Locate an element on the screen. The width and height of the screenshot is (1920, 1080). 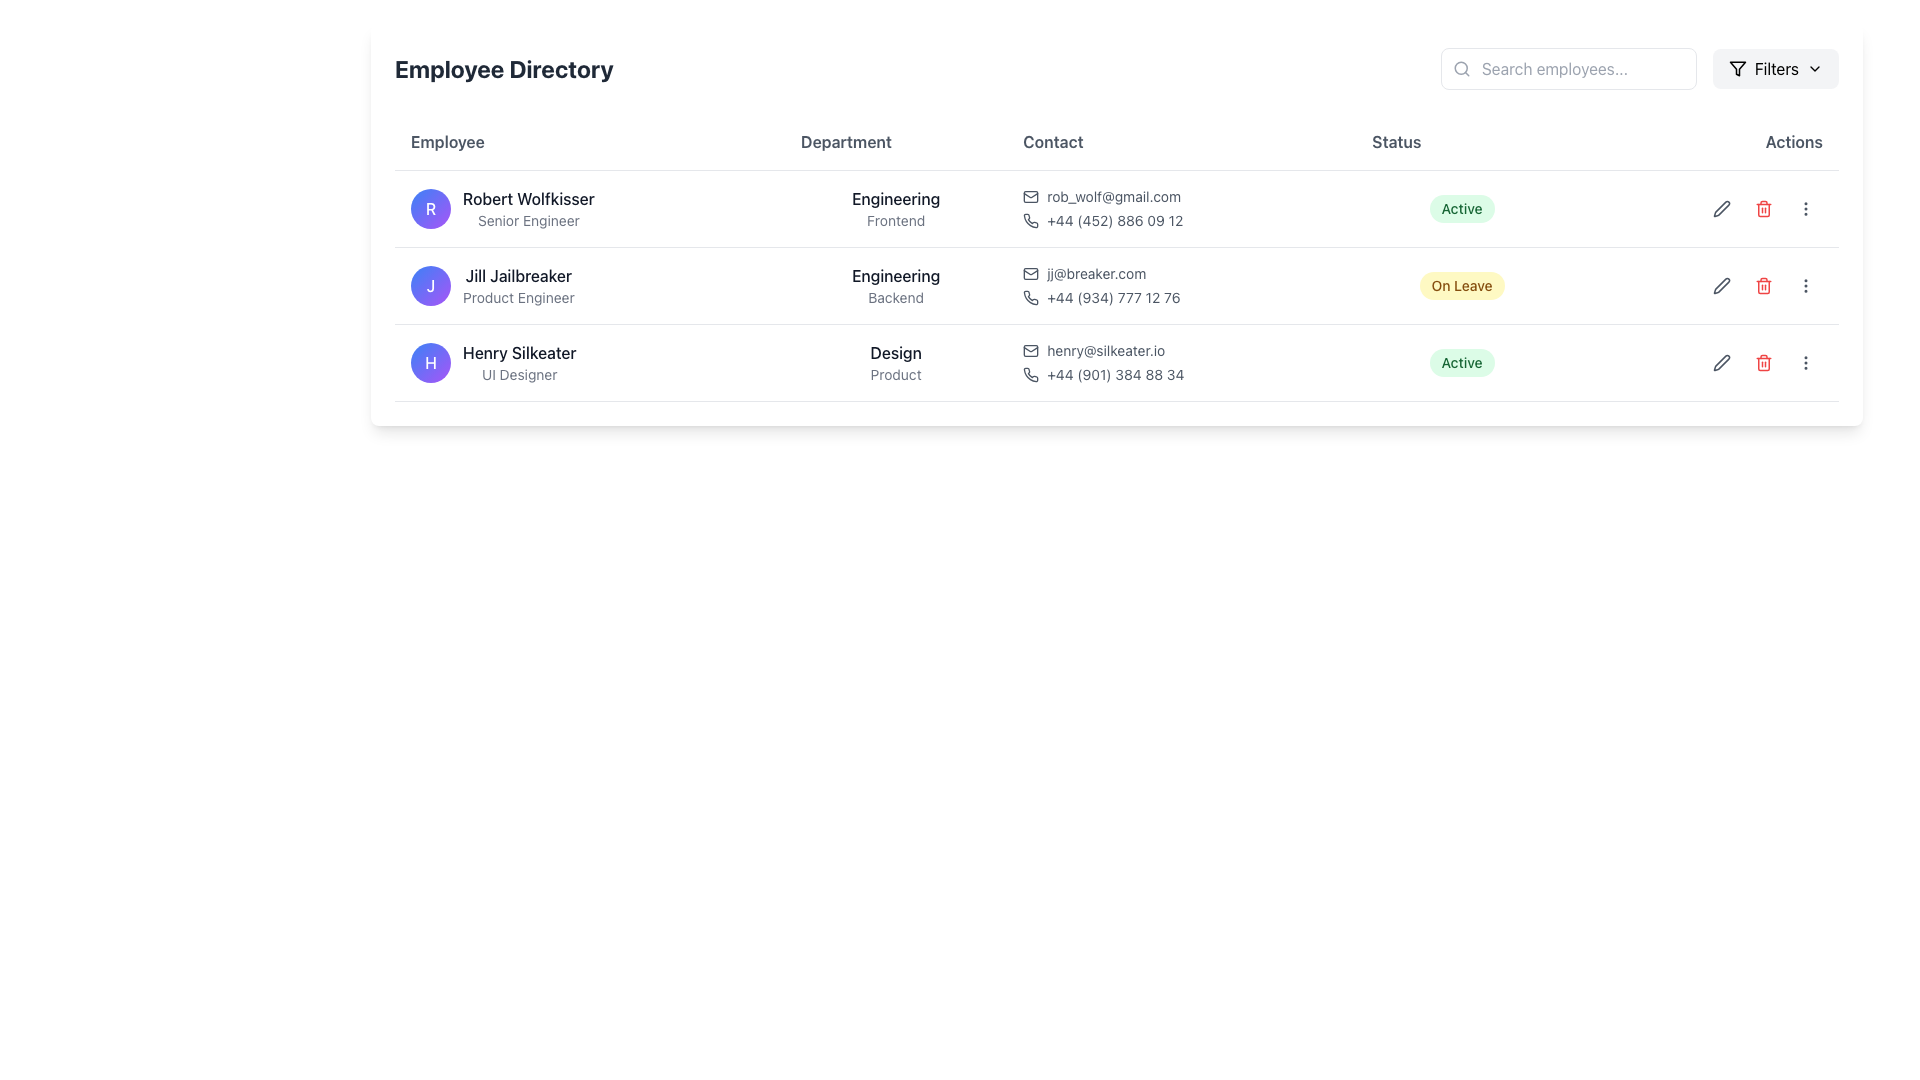
the edit icon in the 'Actions' column for the employee 'Jill Jailbreaker' is located at coordinates (1702, 285).